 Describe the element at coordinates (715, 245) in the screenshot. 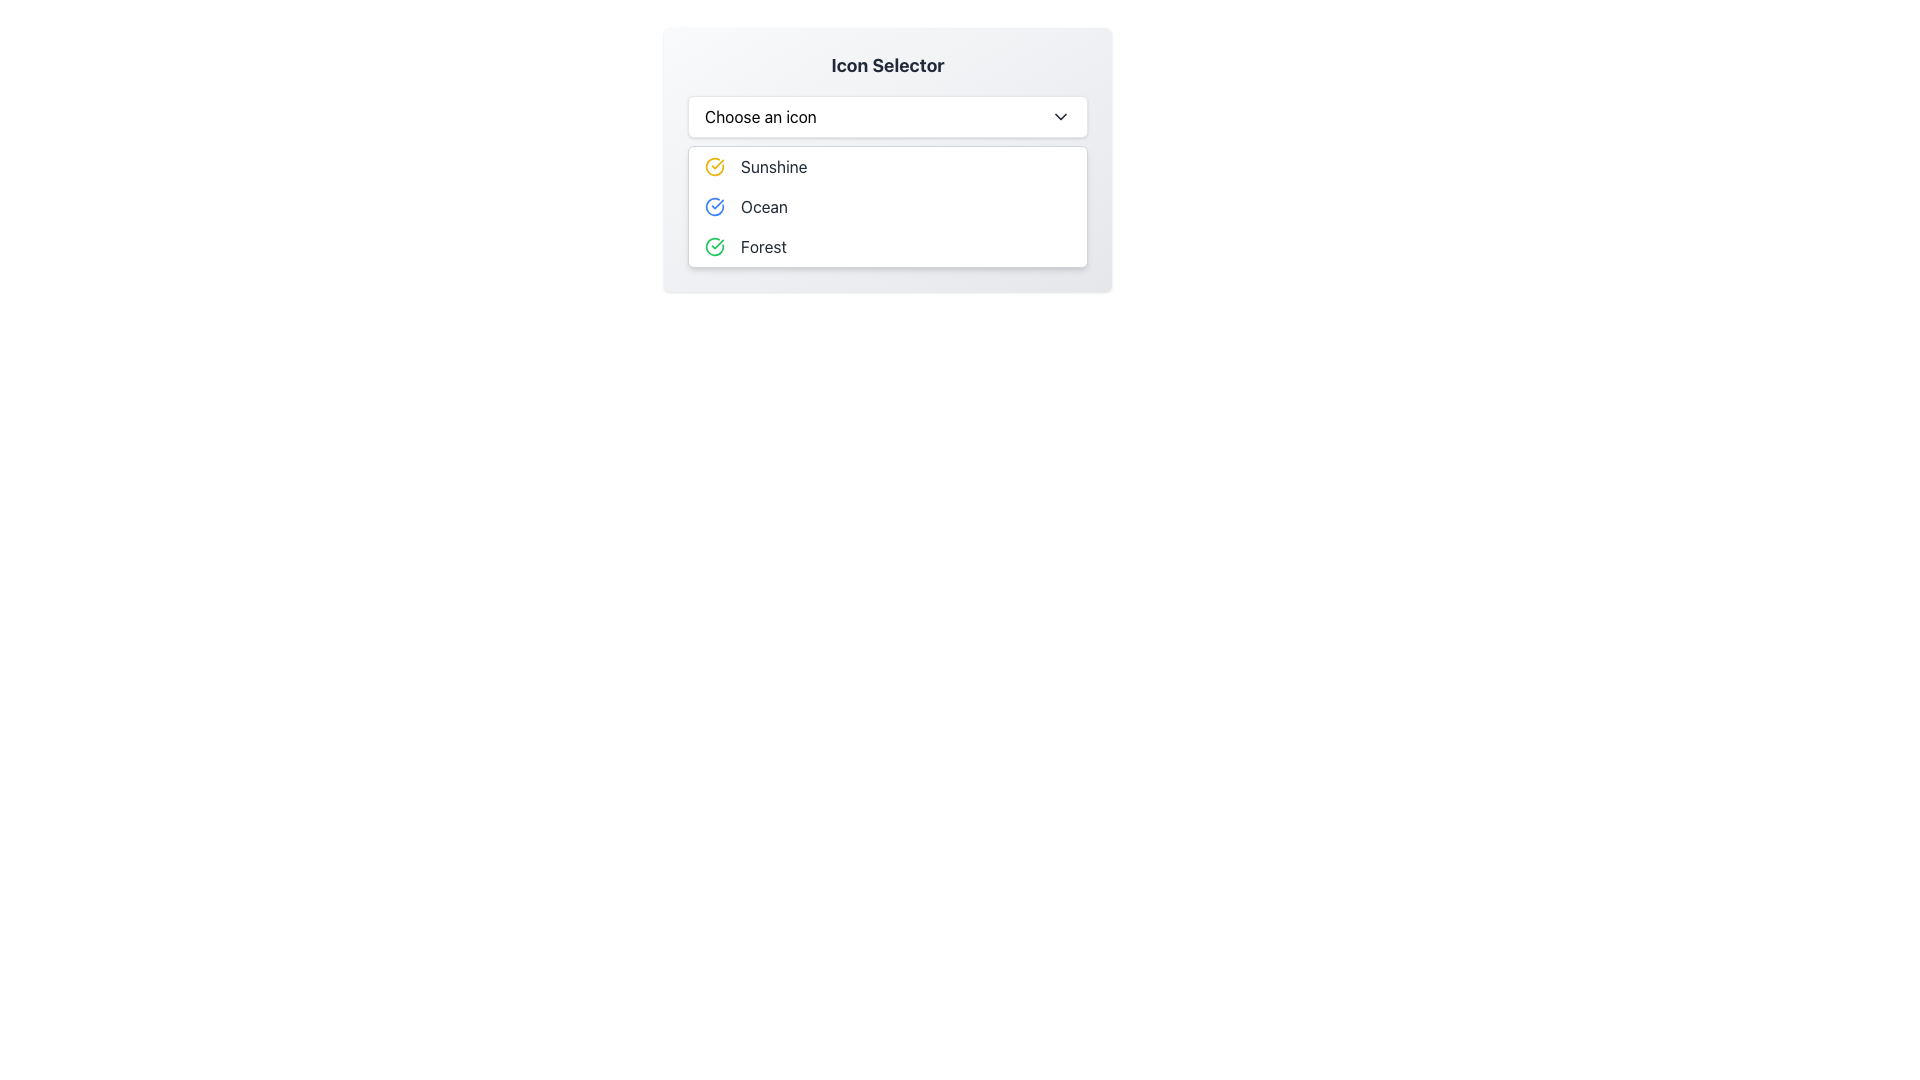

I see `the selection icon indicating that the 'Forest' option has been chosen in the dropdown menu` at that location.